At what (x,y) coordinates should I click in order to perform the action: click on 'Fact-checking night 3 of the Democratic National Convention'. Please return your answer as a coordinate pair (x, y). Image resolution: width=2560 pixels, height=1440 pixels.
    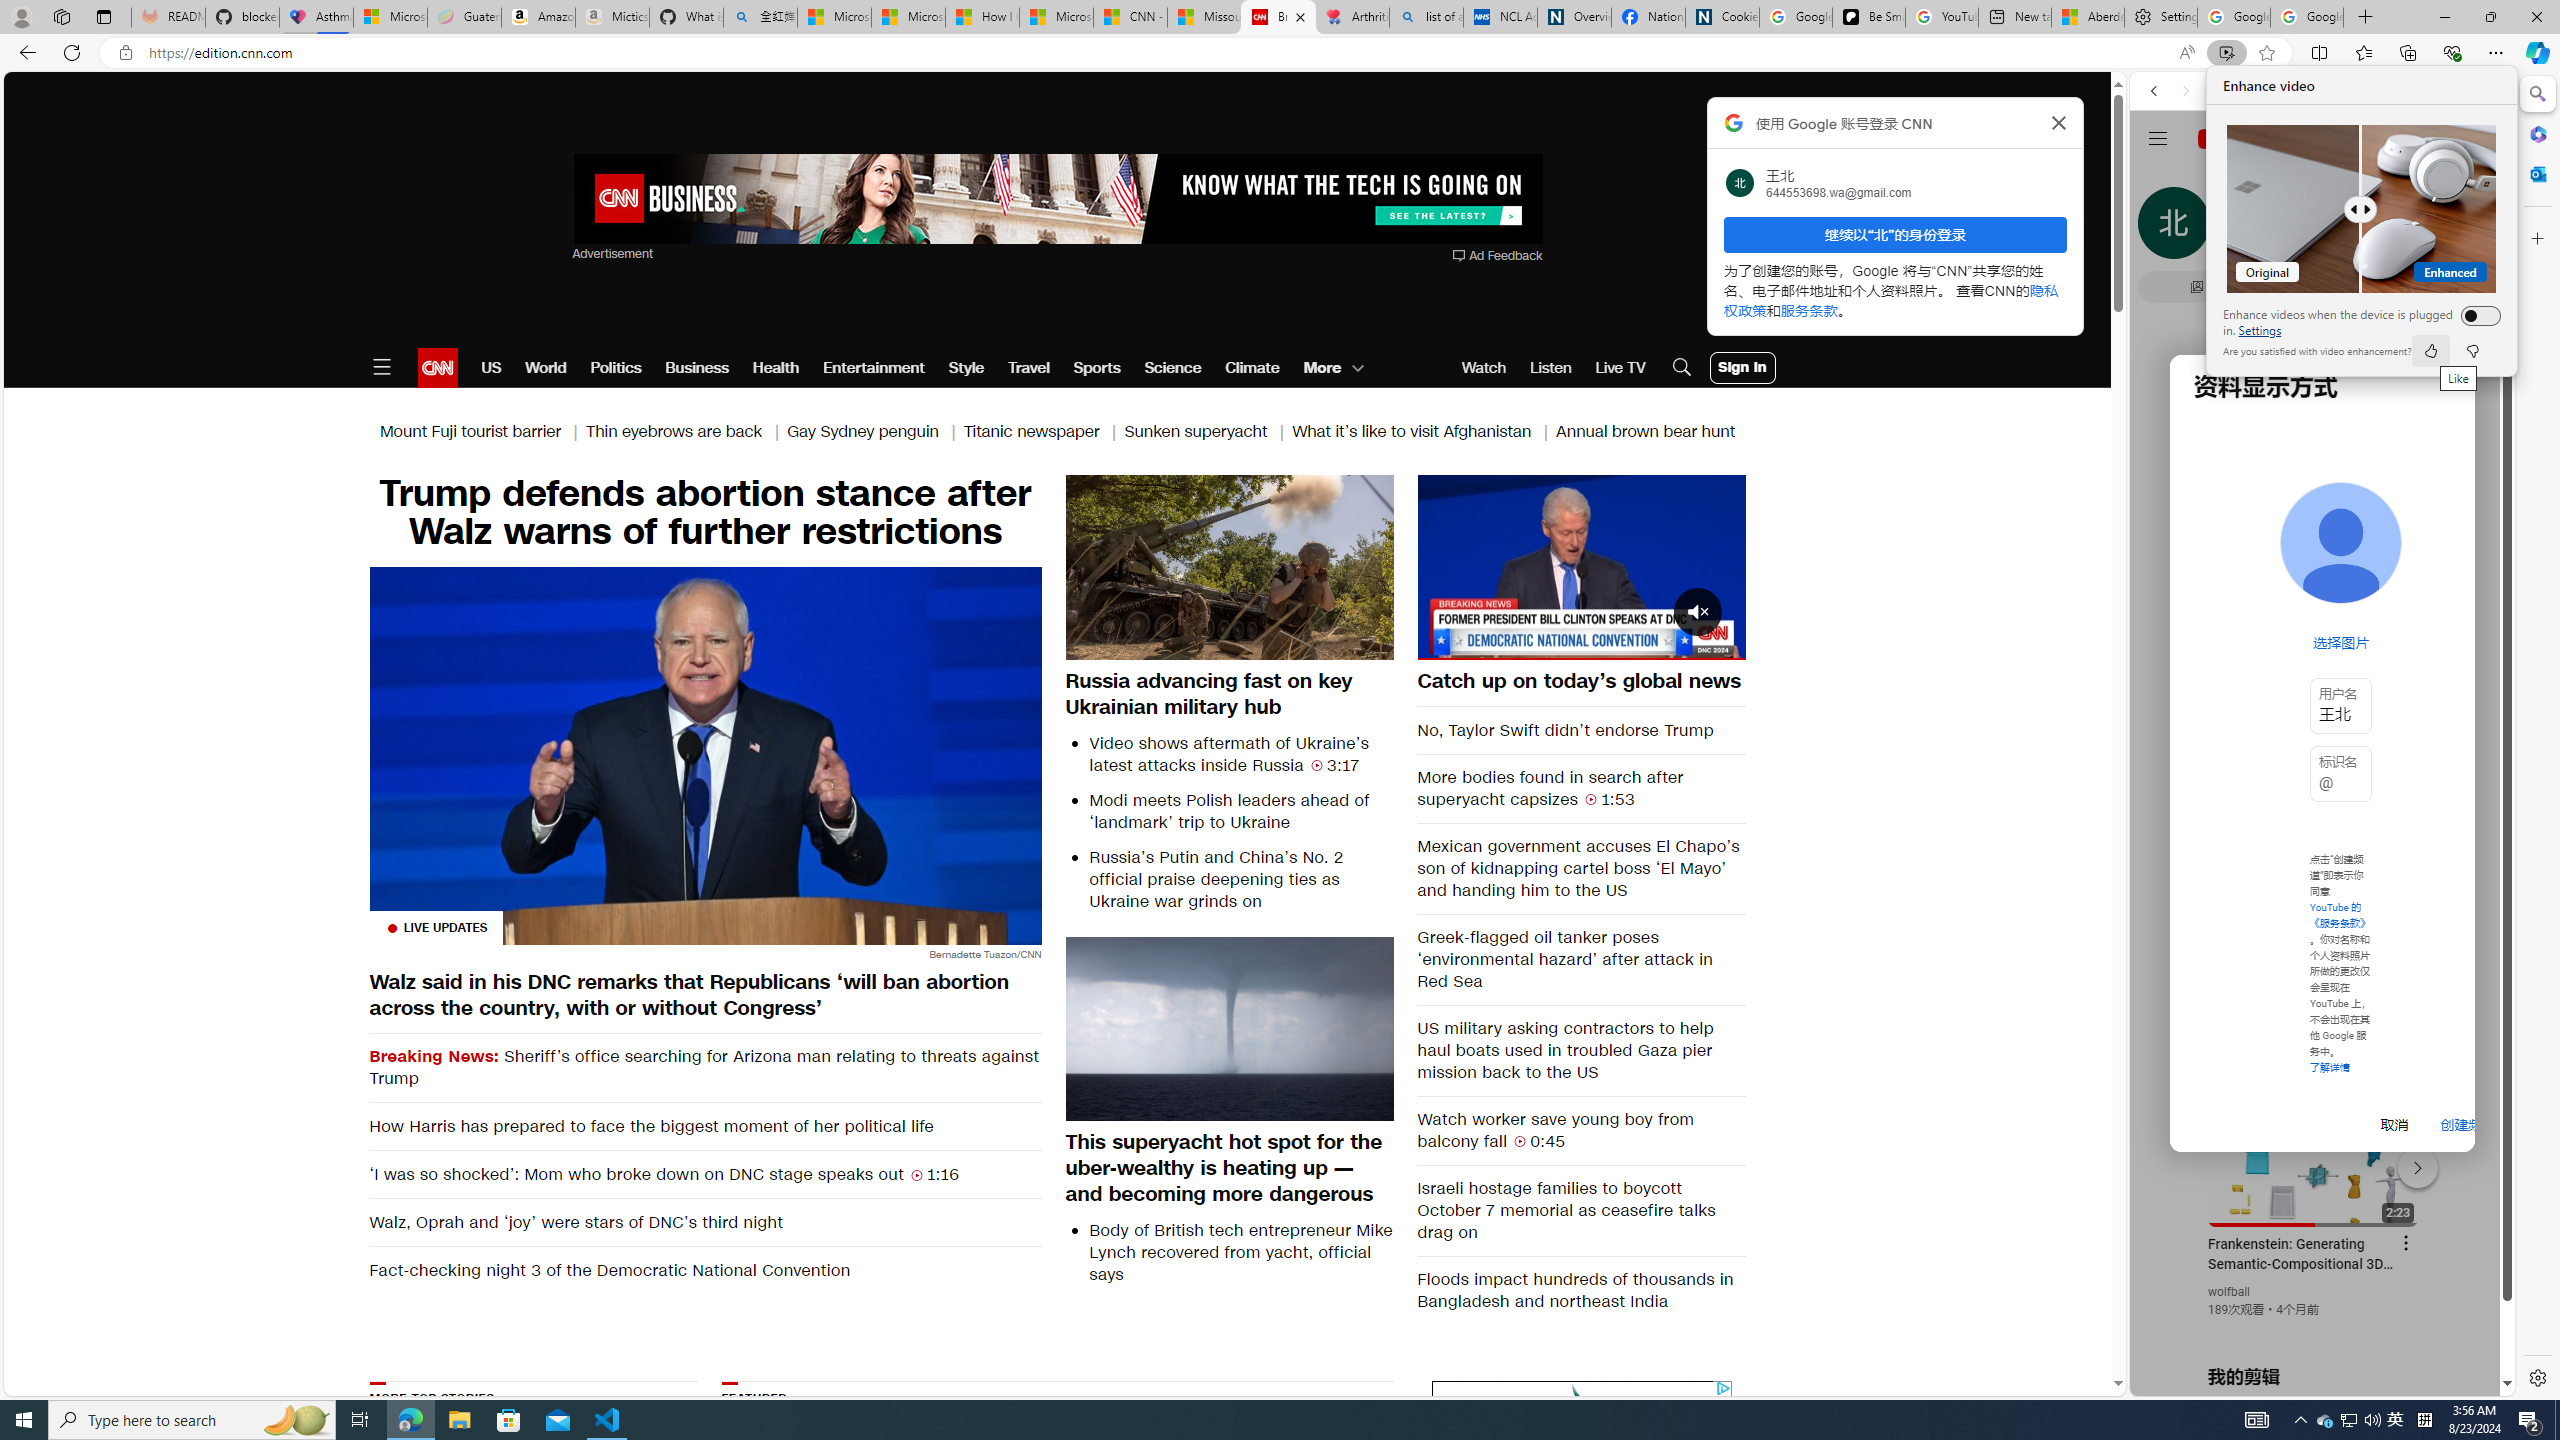
    Looking at the image, I should click on (705, 1269).